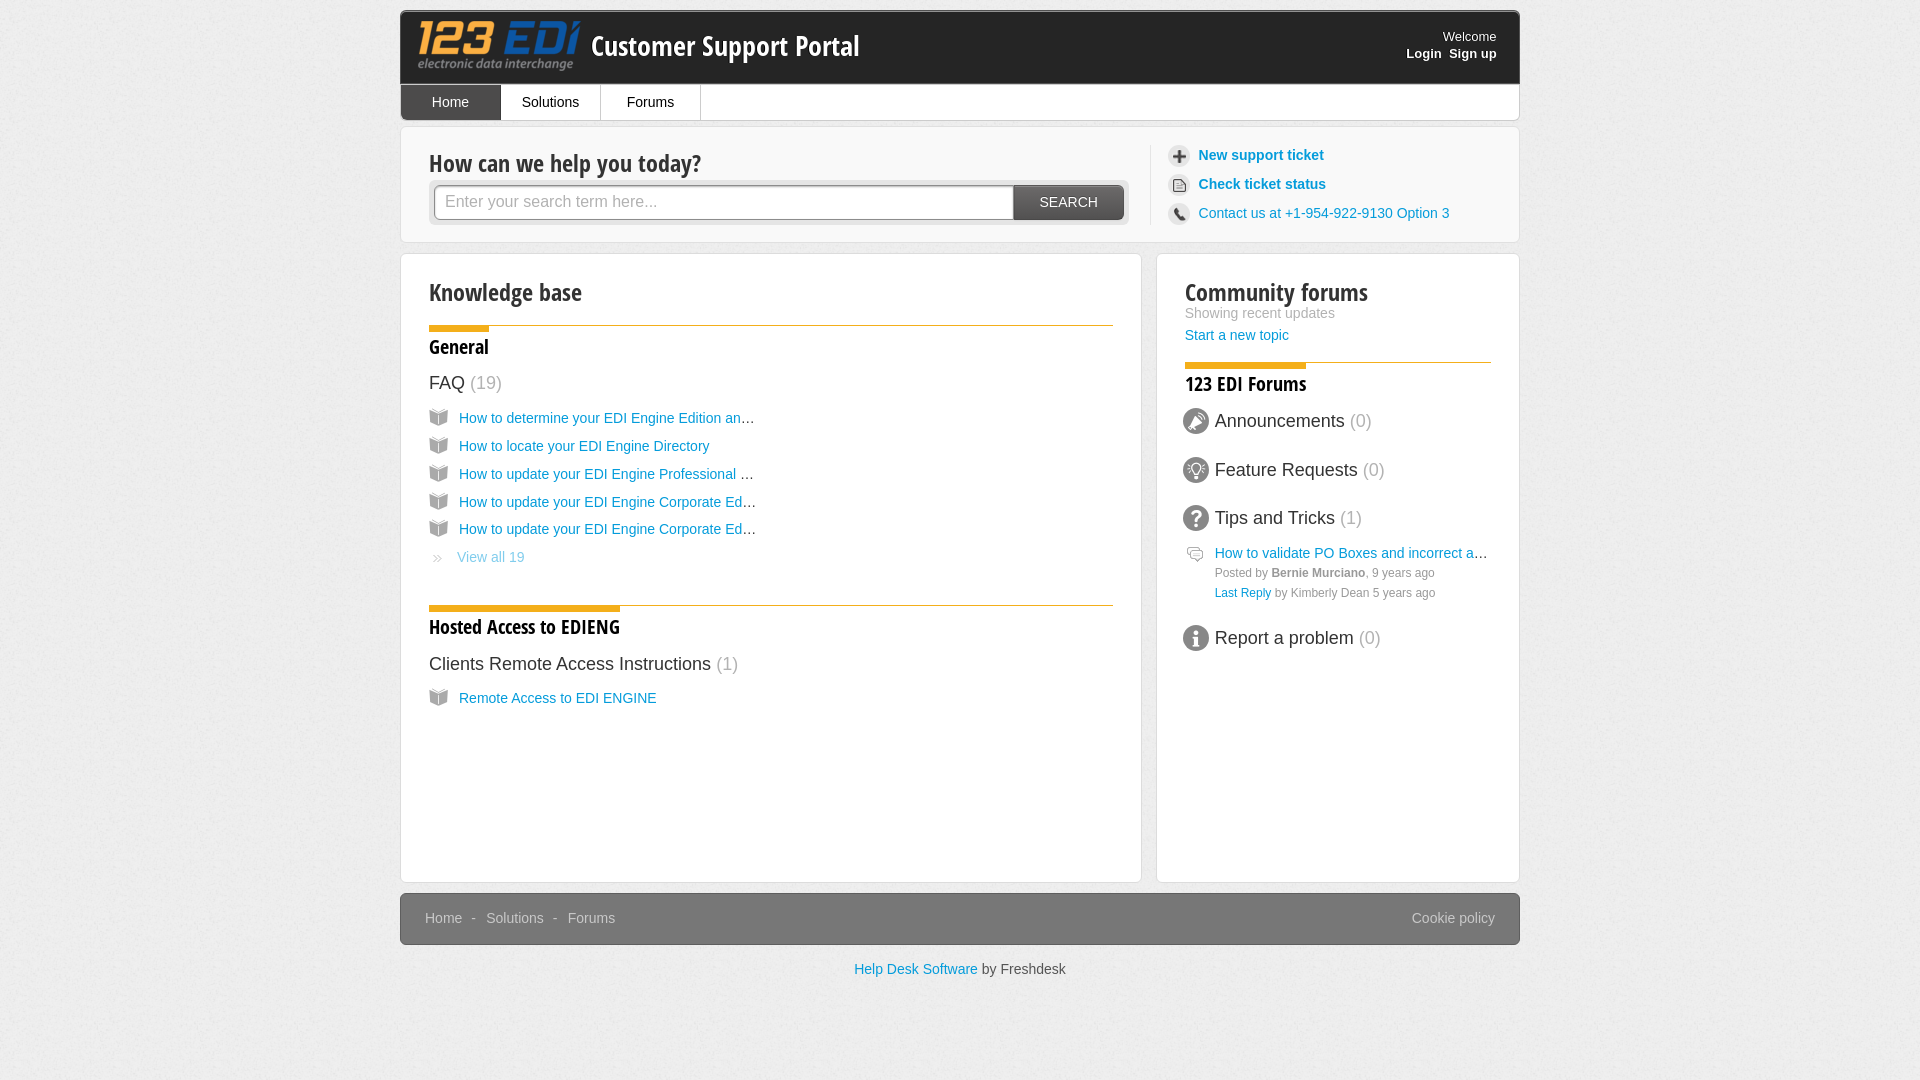  I want to click on 'Clients Remote Access Instructions 1', so click(582, 663).